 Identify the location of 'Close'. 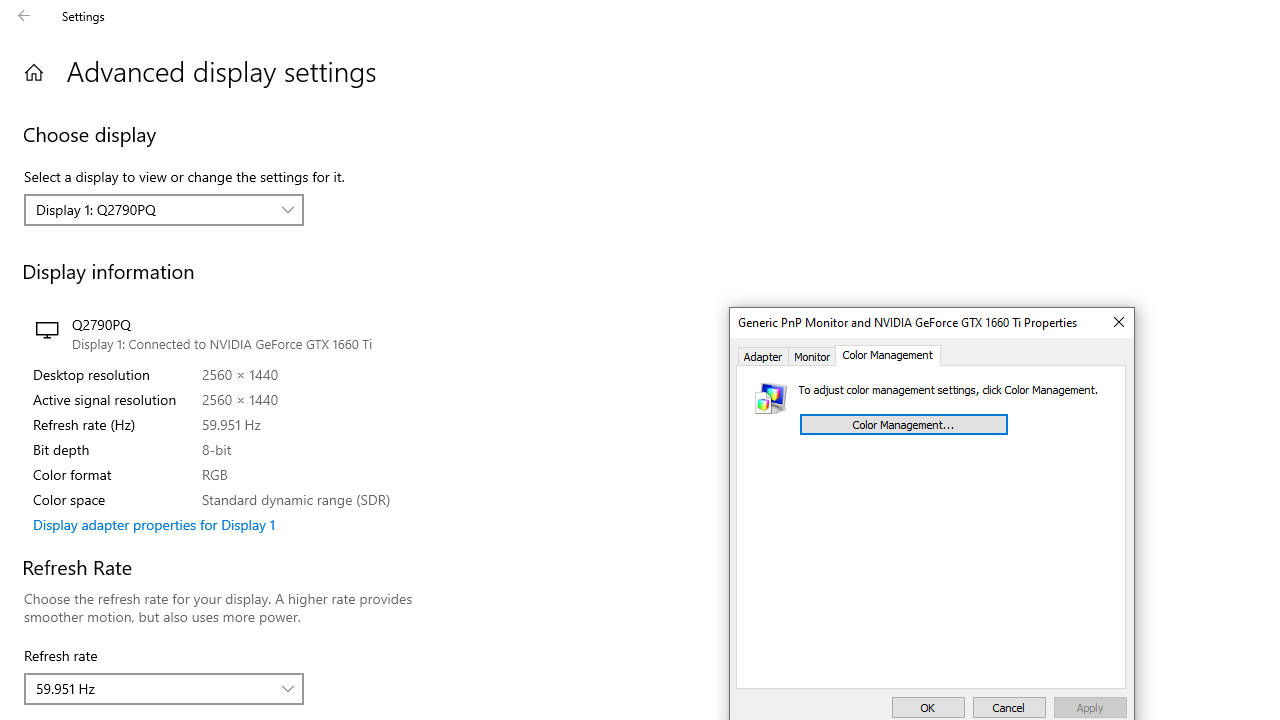
(1117, 321).